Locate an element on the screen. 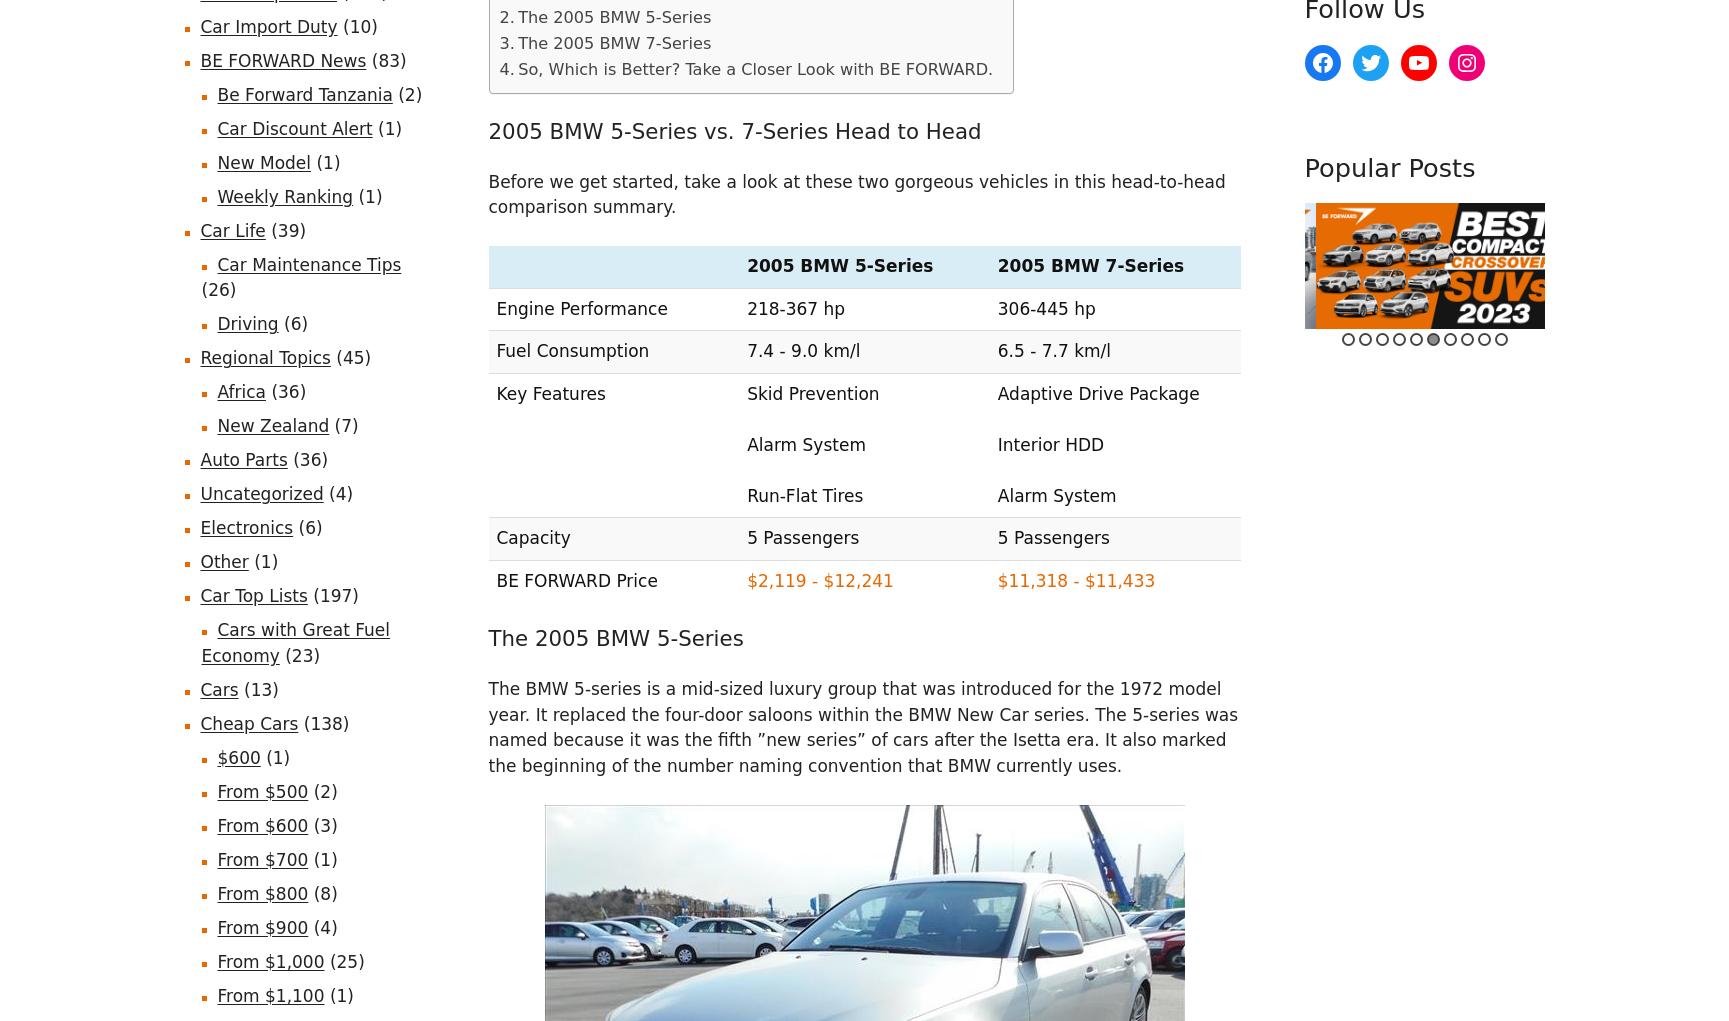 The image size is (1729, 1021). 'Adaptive Drive Package' is located at coordinates (1097, 392).